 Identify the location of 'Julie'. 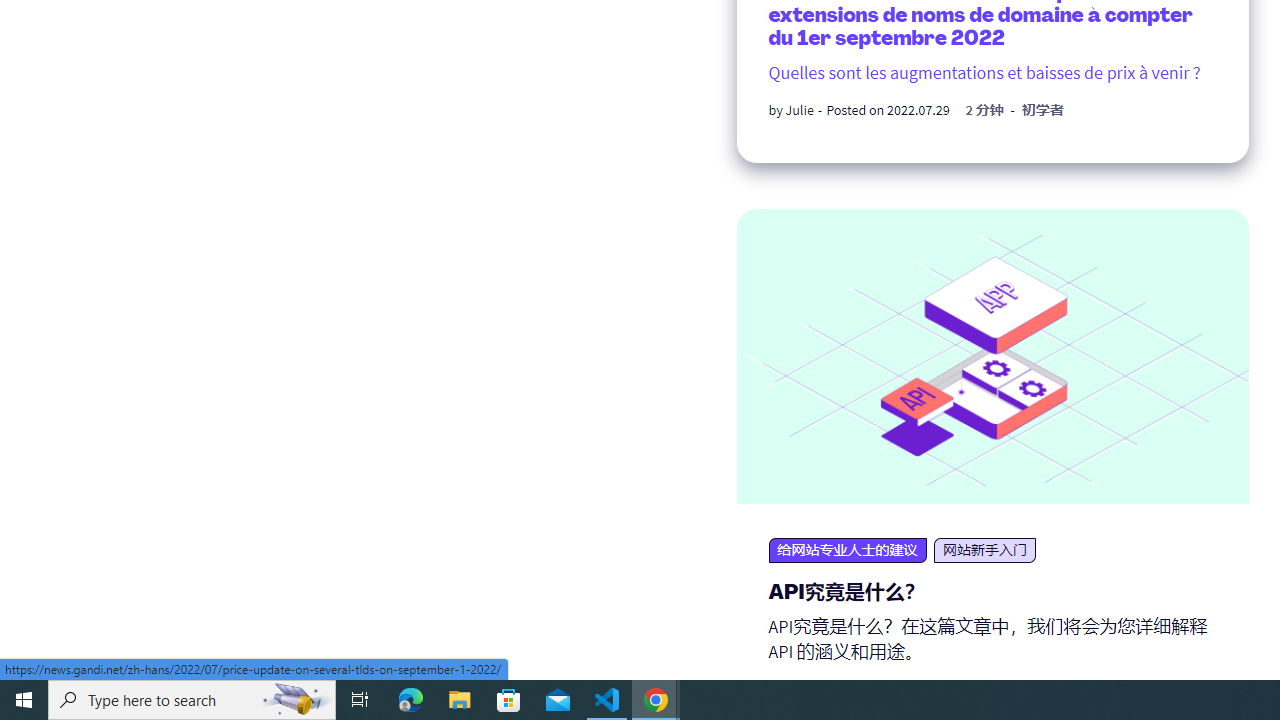
(798, 110).